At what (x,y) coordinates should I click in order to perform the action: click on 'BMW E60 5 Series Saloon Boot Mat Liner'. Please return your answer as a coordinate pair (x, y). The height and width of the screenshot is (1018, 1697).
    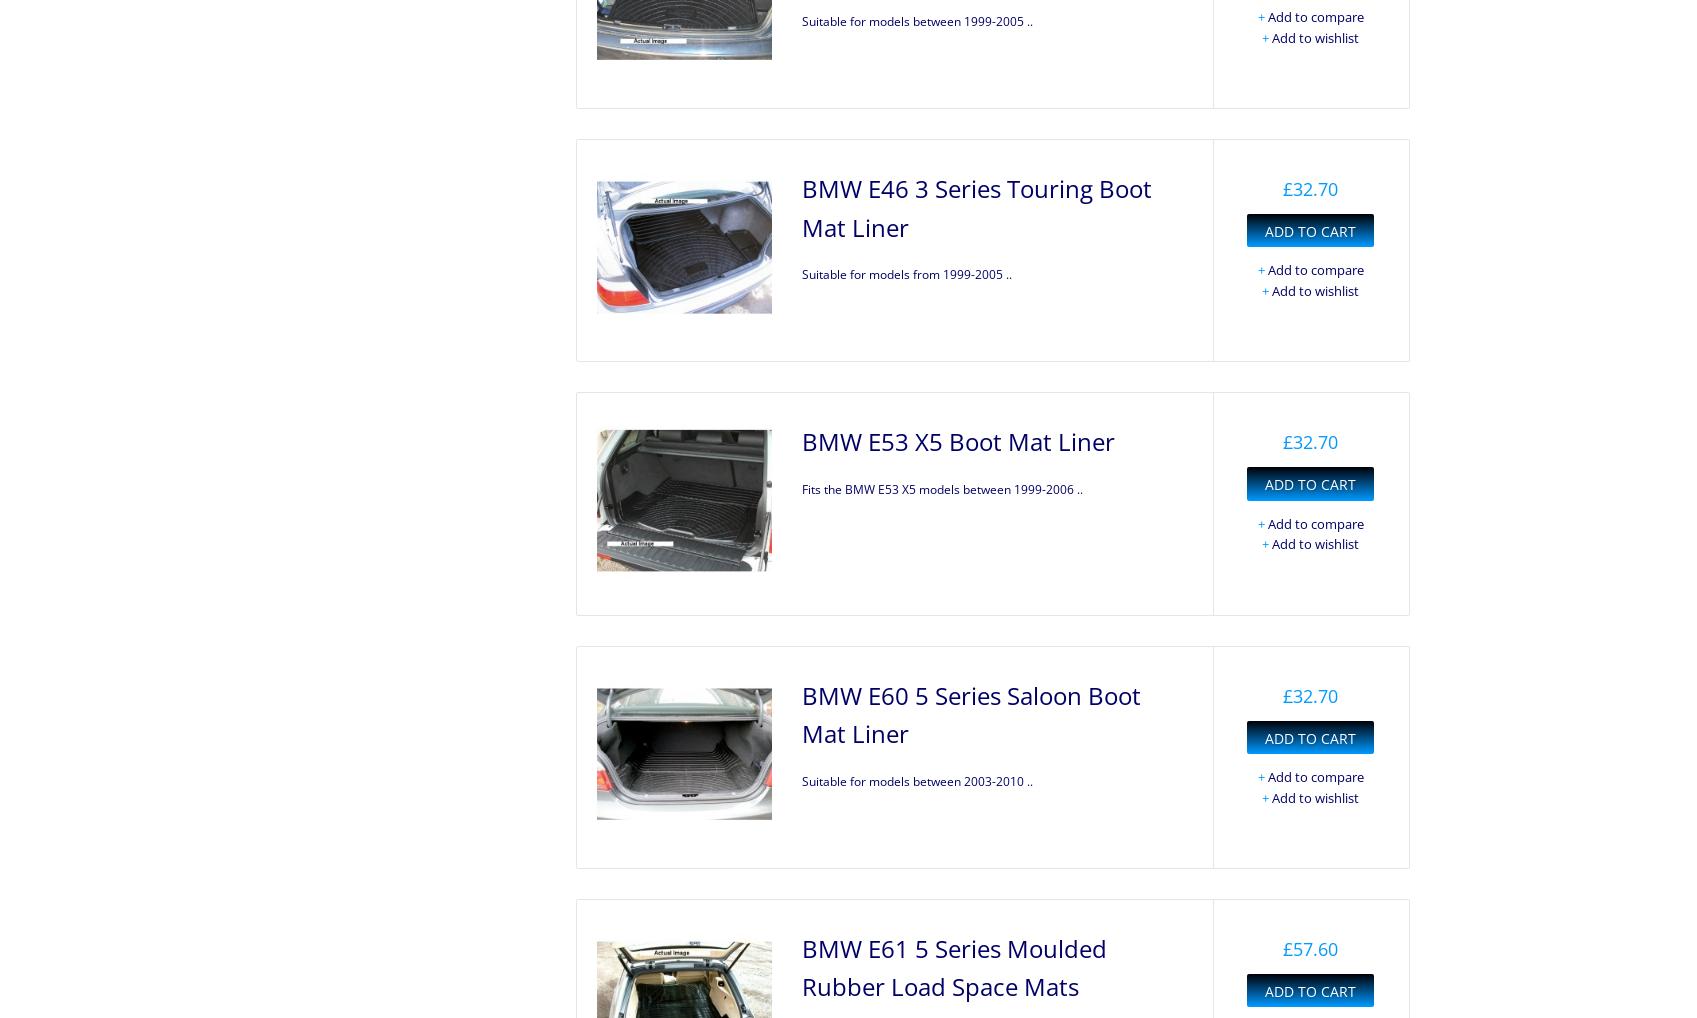
    Looking at the image, I should click on (971, 713).